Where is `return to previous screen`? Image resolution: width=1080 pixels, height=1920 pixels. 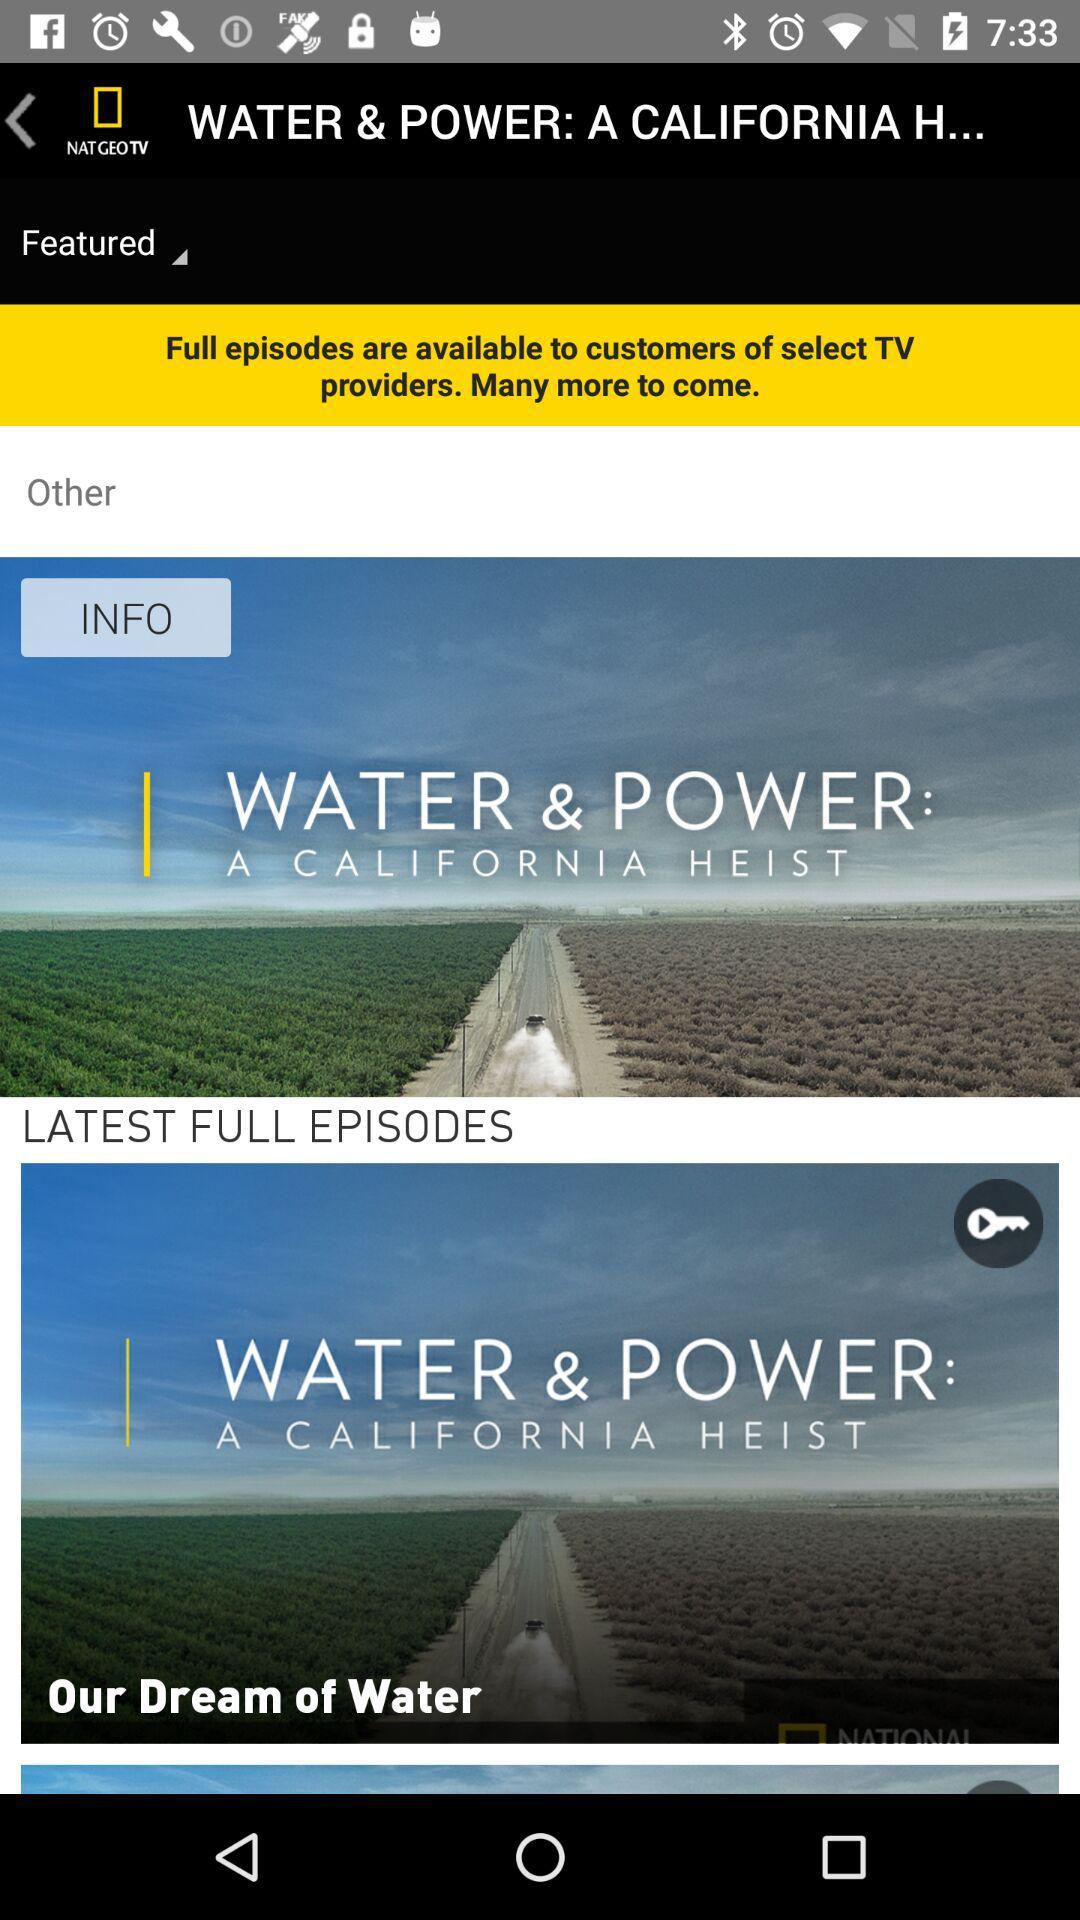 return to previous screen is located at coordinates (20, 119).